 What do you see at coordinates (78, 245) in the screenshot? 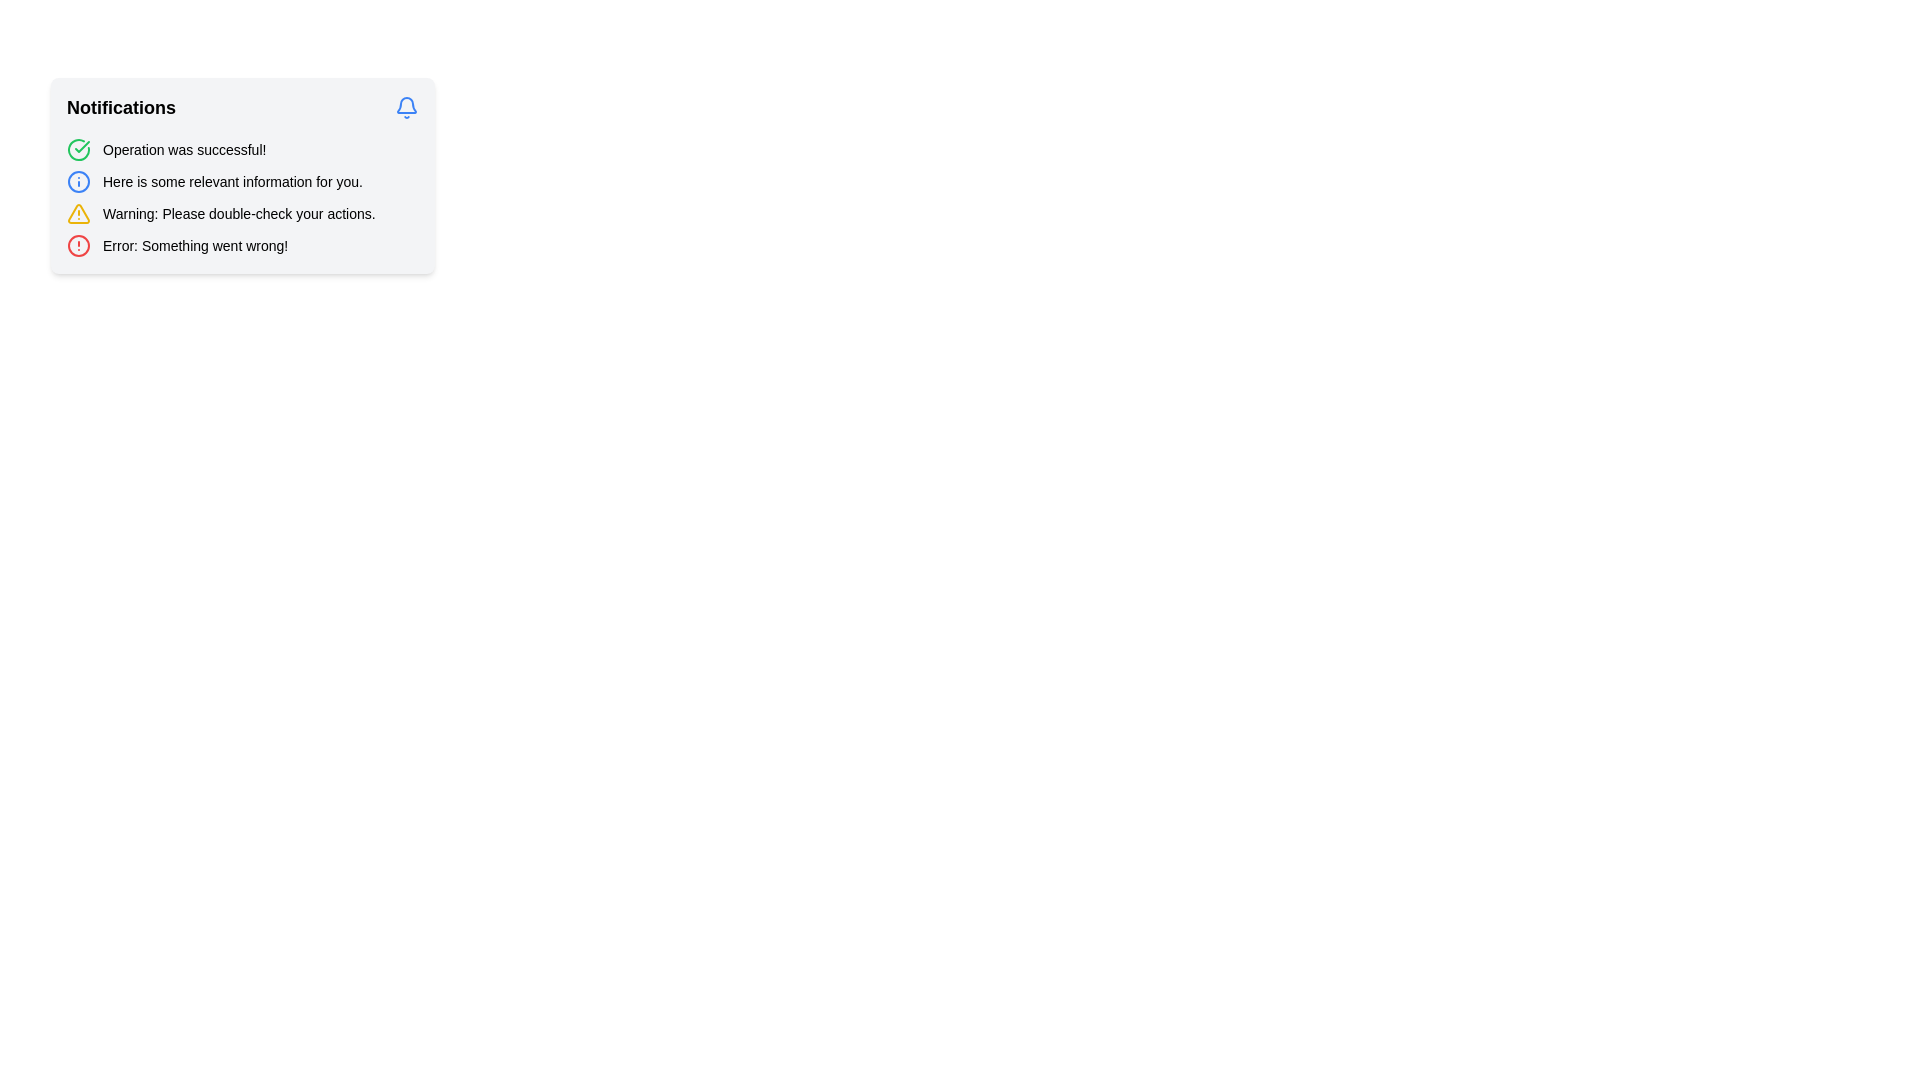
I see `the red circular icon with a white interior, which is part of the error notification and located to the left of the text 'Error: Something went wrong!'` at bounding box center [78, 245].